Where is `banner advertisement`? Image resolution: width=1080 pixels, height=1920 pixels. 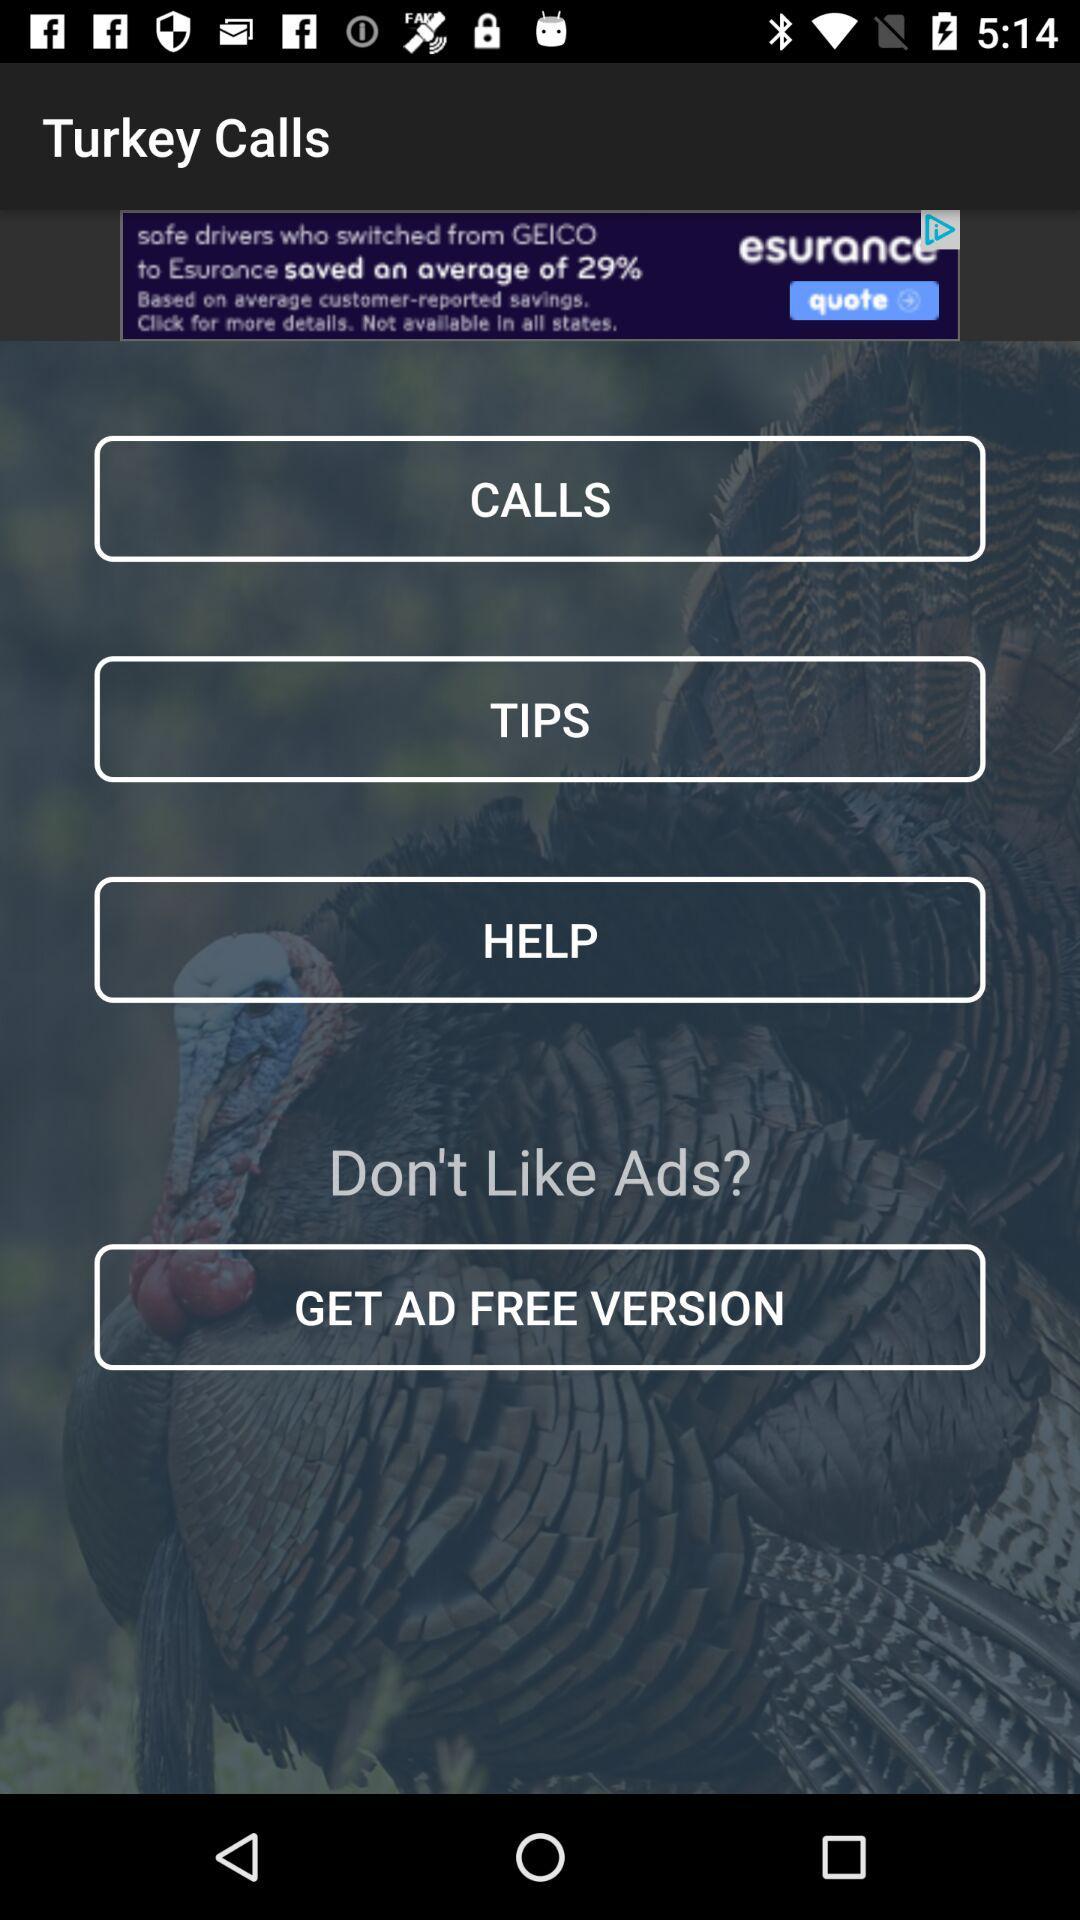
banner advertisement is located at coordinates (540, 274).